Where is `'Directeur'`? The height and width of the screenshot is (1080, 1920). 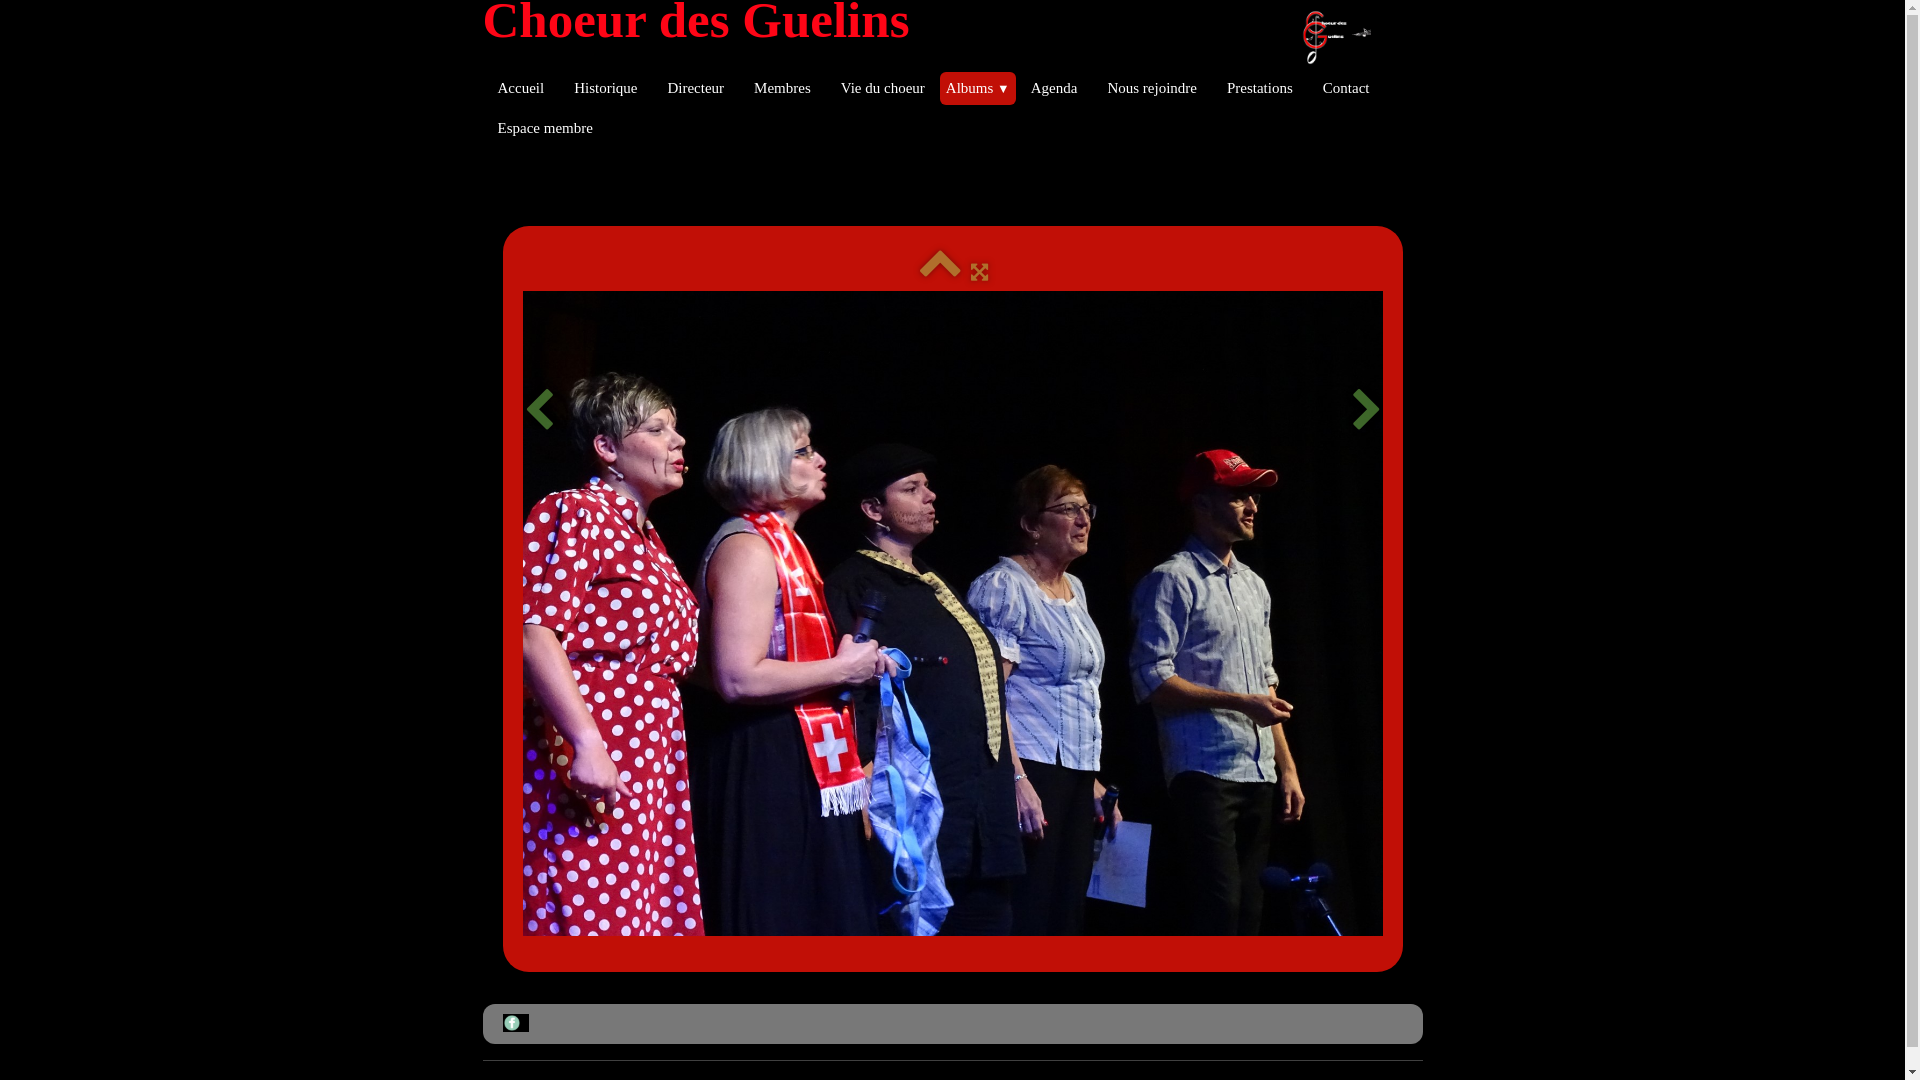 'Directeur' is located at coordinates (652, 87).